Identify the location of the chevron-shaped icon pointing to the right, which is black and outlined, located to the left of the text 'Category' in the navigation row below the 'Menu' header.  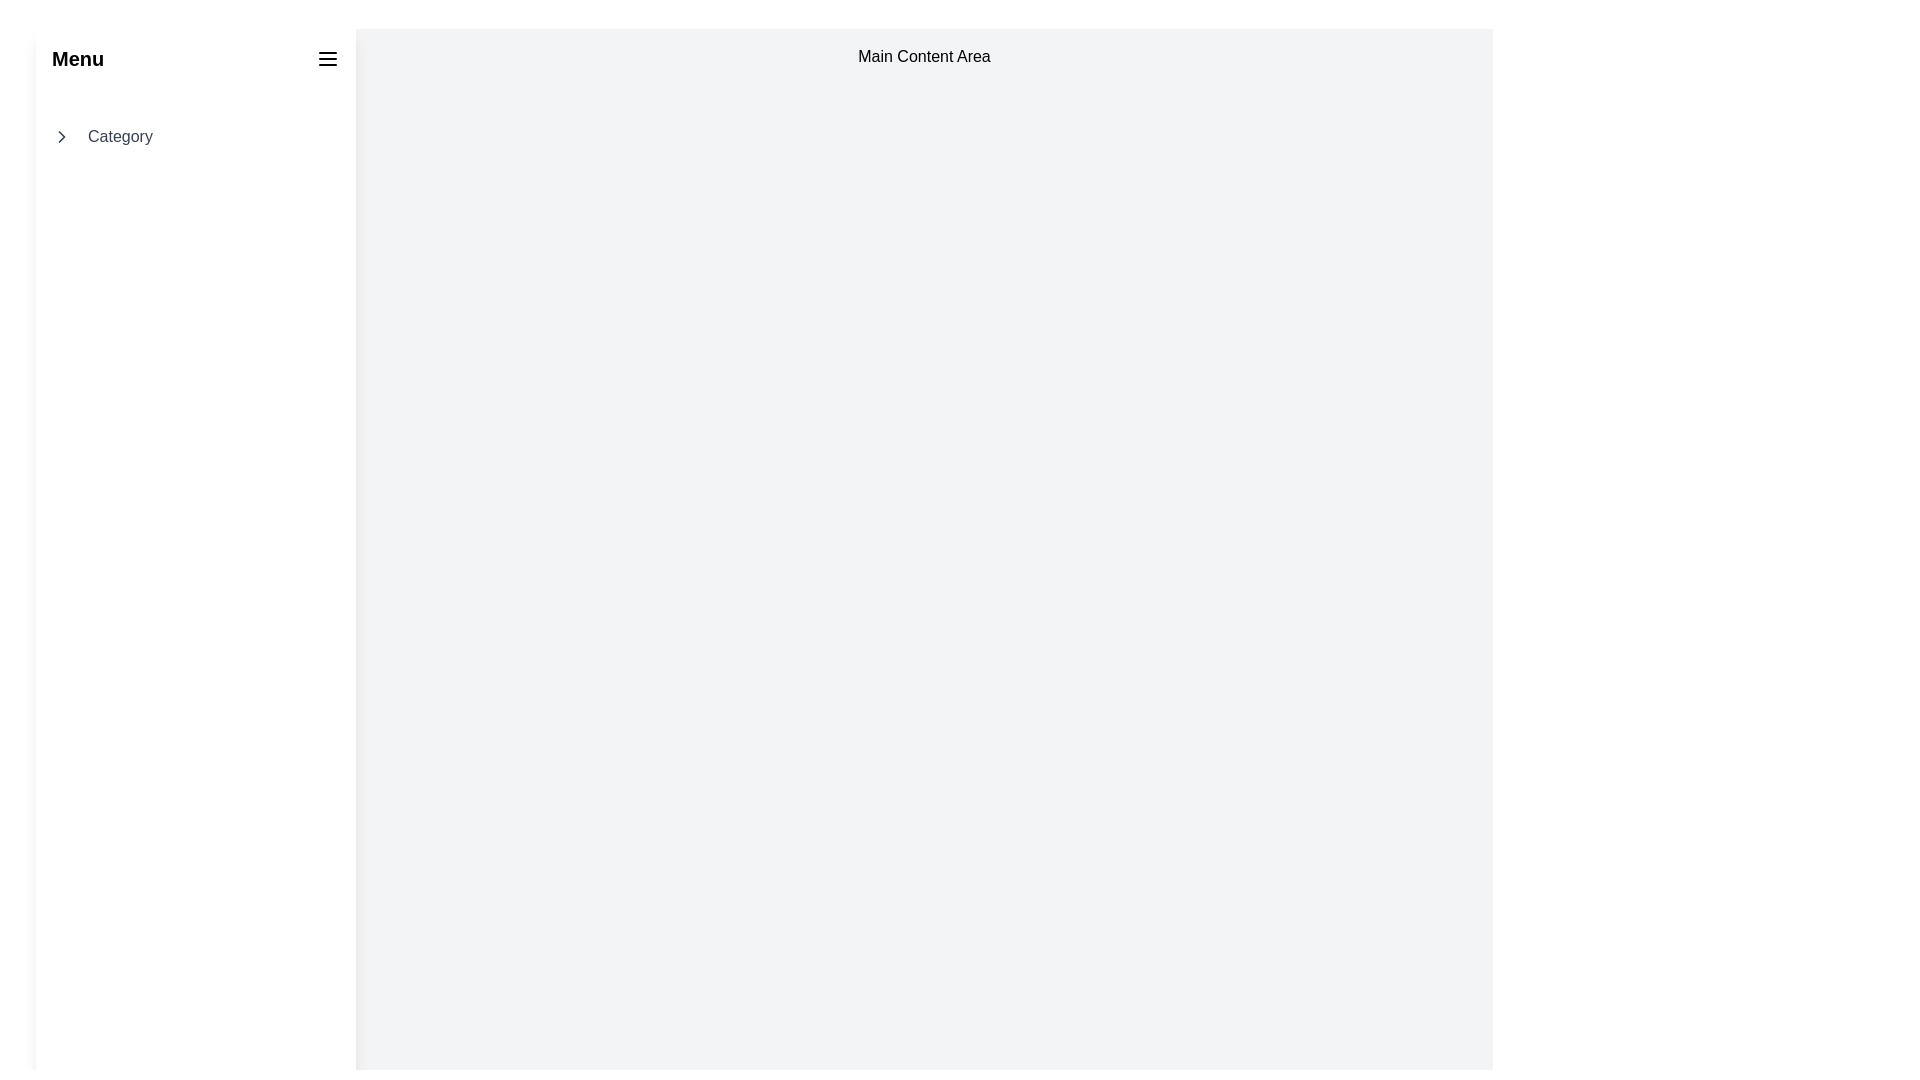
(62, 136).